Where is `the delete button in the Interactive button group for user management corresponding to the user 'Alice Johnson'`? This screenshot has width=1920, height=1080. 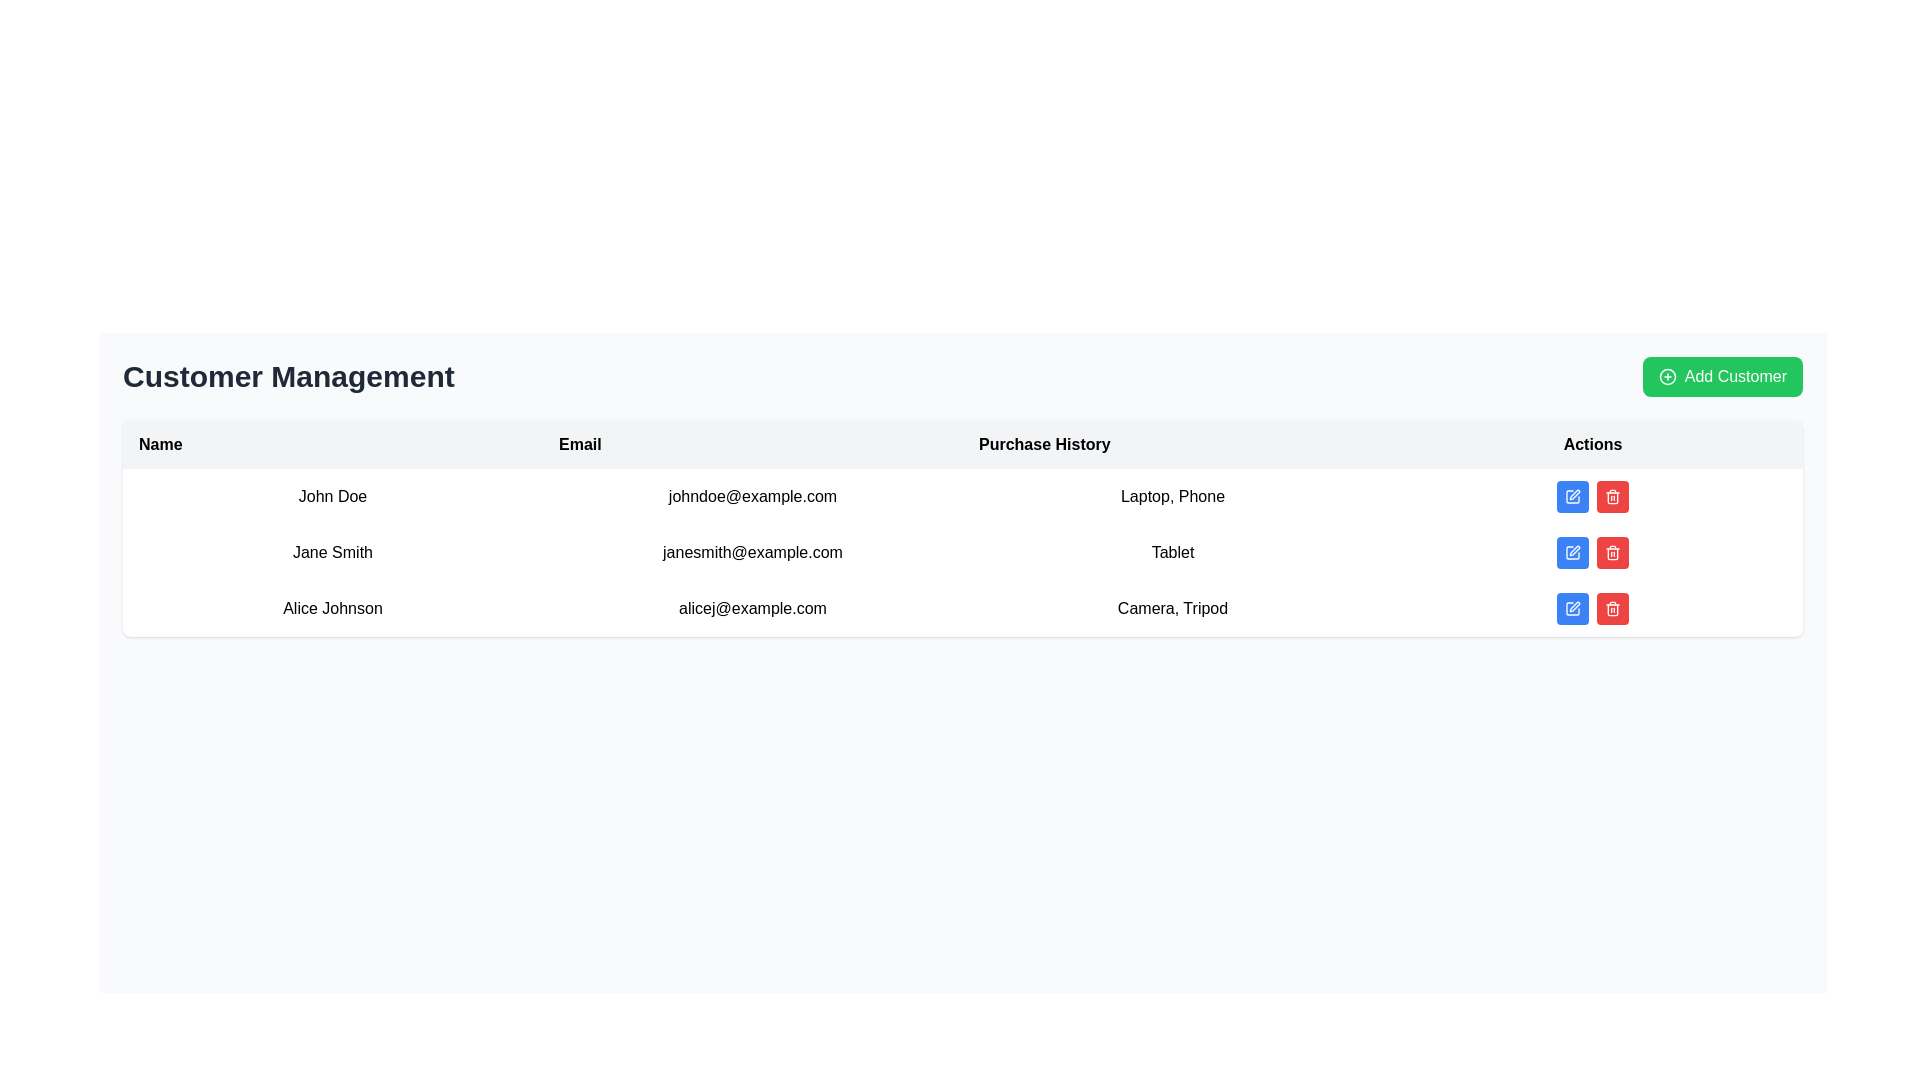
the delete button in the Interactive button group for user management corresponding to the user 'Alice Johnson' is located at coordinates (1592, 608).